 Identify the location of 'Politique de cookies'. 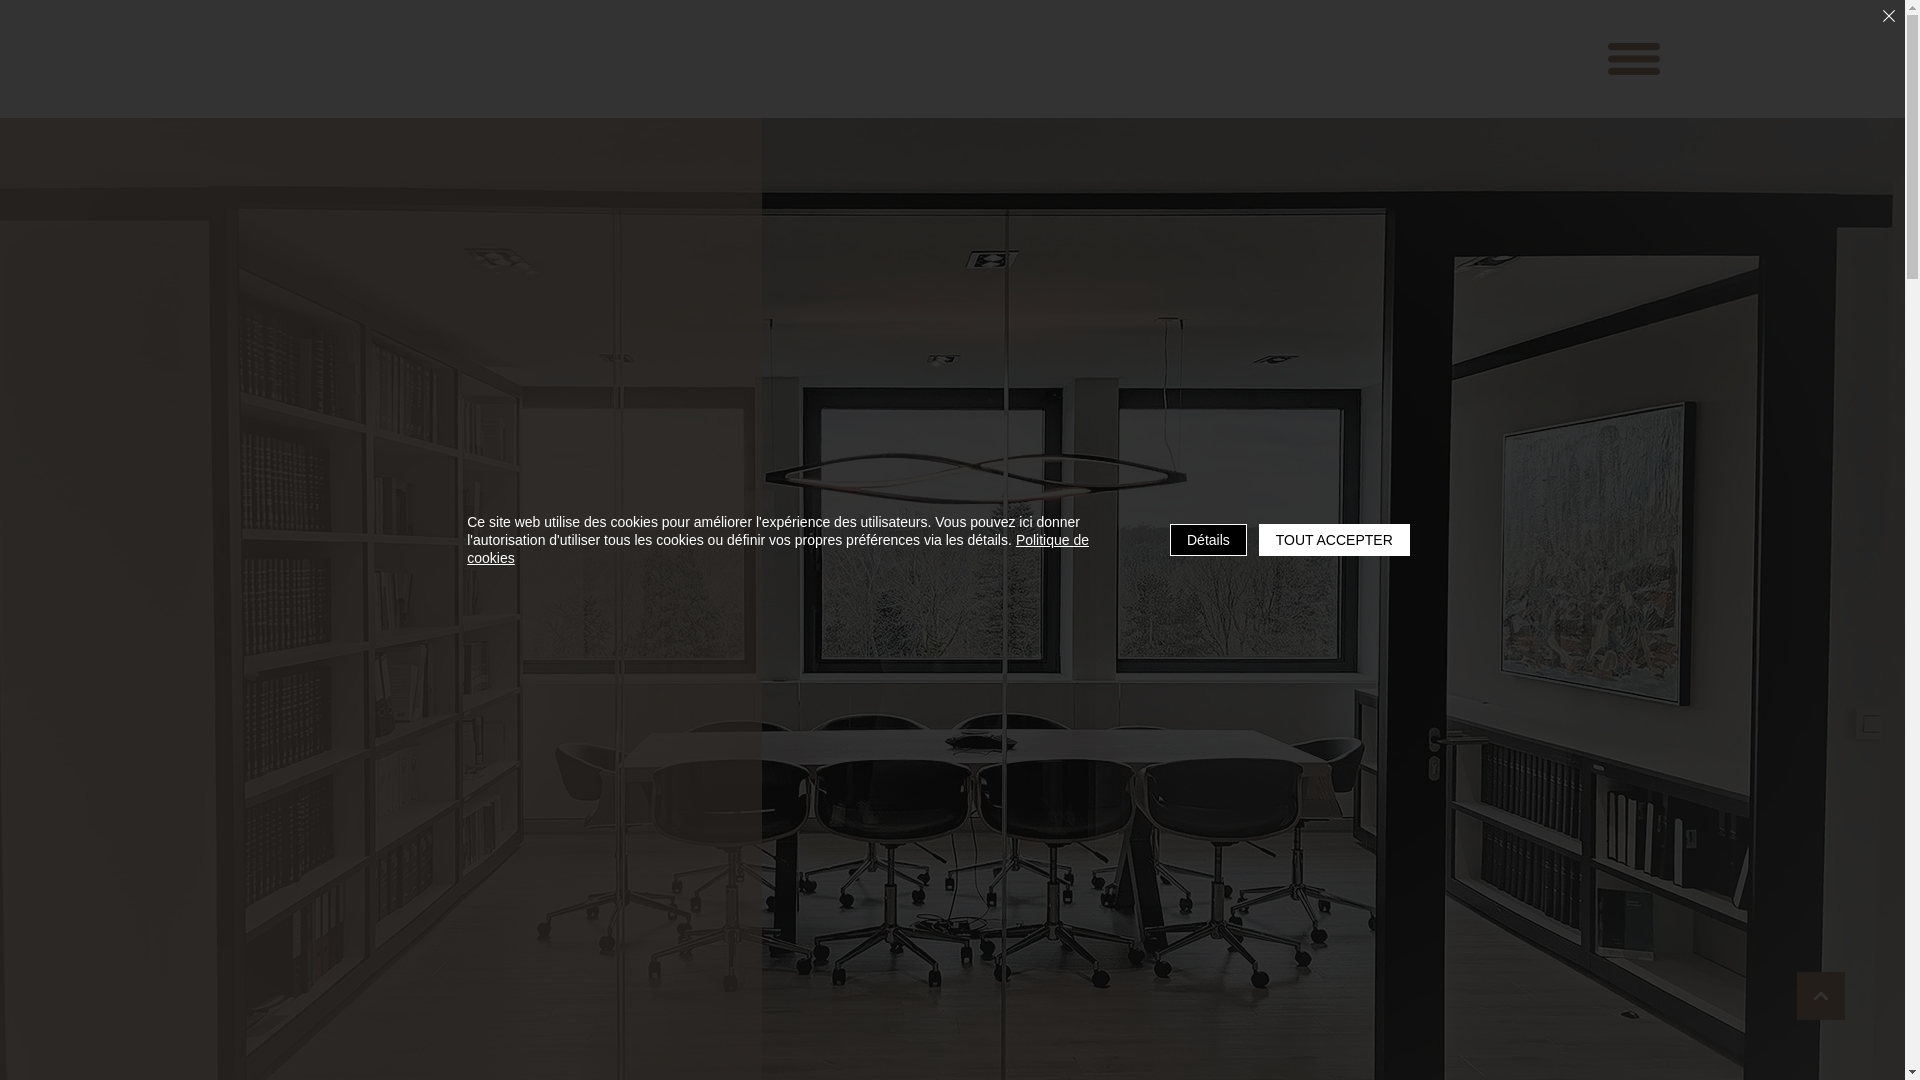
(776, 548).